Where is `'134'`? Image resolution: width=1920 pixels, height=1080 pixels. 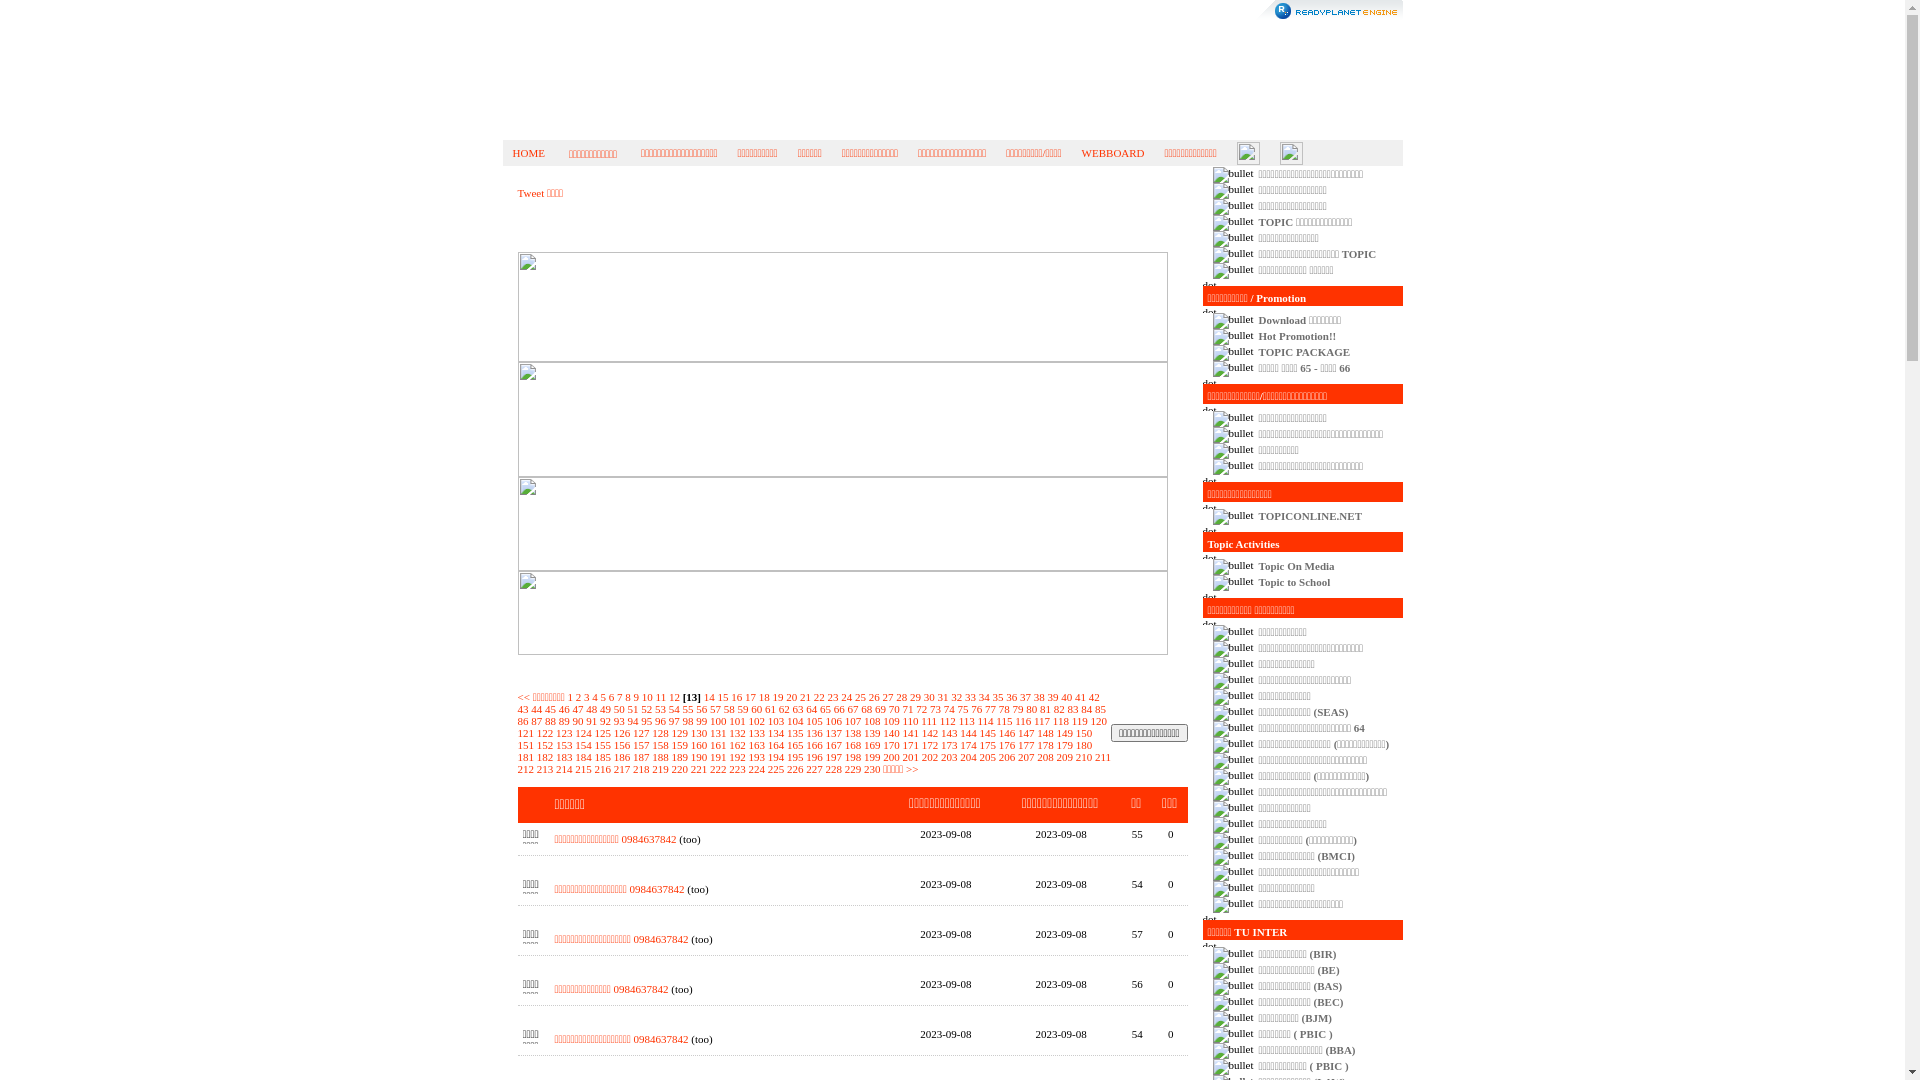 '134' is located at coordinates (775, 732).